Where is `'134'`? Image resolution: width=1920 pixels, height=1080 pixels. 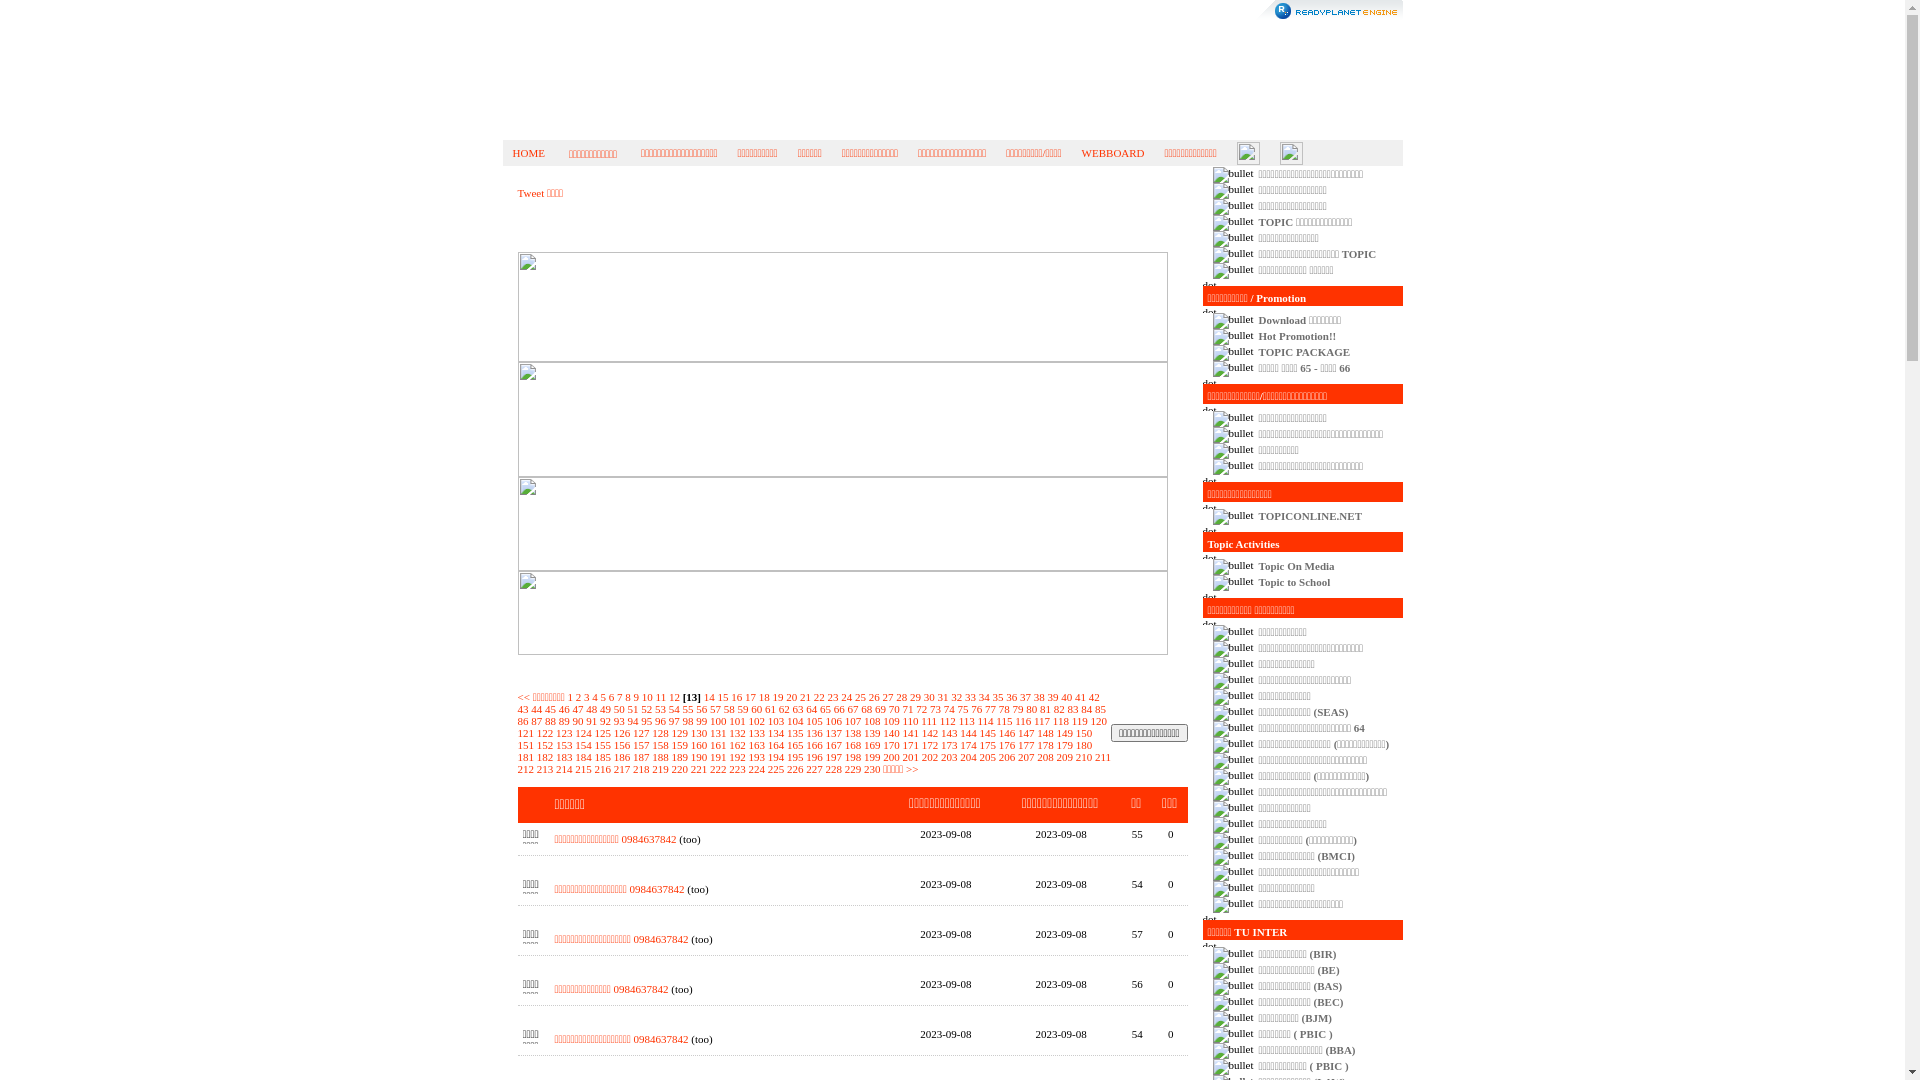 '134' is located at coordinates (775, 732).